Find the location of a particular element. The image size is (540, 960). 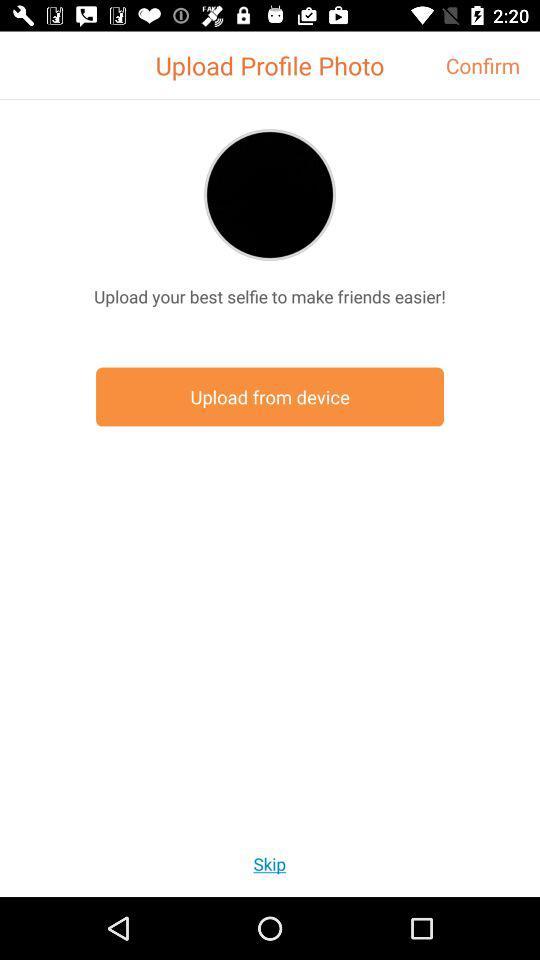

upload a profile photo is located at coordinates (270, 194).